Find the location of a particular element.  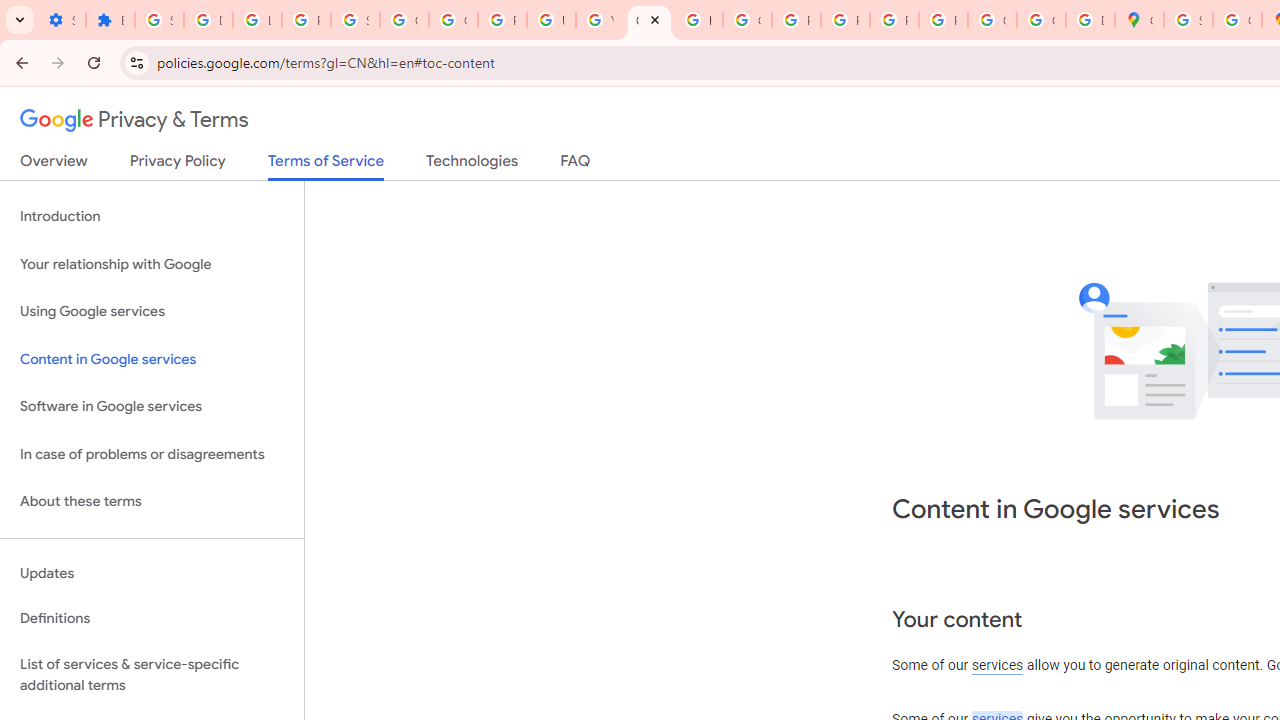

'Learn how to find your photos - Google Photos Help' is located at coordinates (256, 20).